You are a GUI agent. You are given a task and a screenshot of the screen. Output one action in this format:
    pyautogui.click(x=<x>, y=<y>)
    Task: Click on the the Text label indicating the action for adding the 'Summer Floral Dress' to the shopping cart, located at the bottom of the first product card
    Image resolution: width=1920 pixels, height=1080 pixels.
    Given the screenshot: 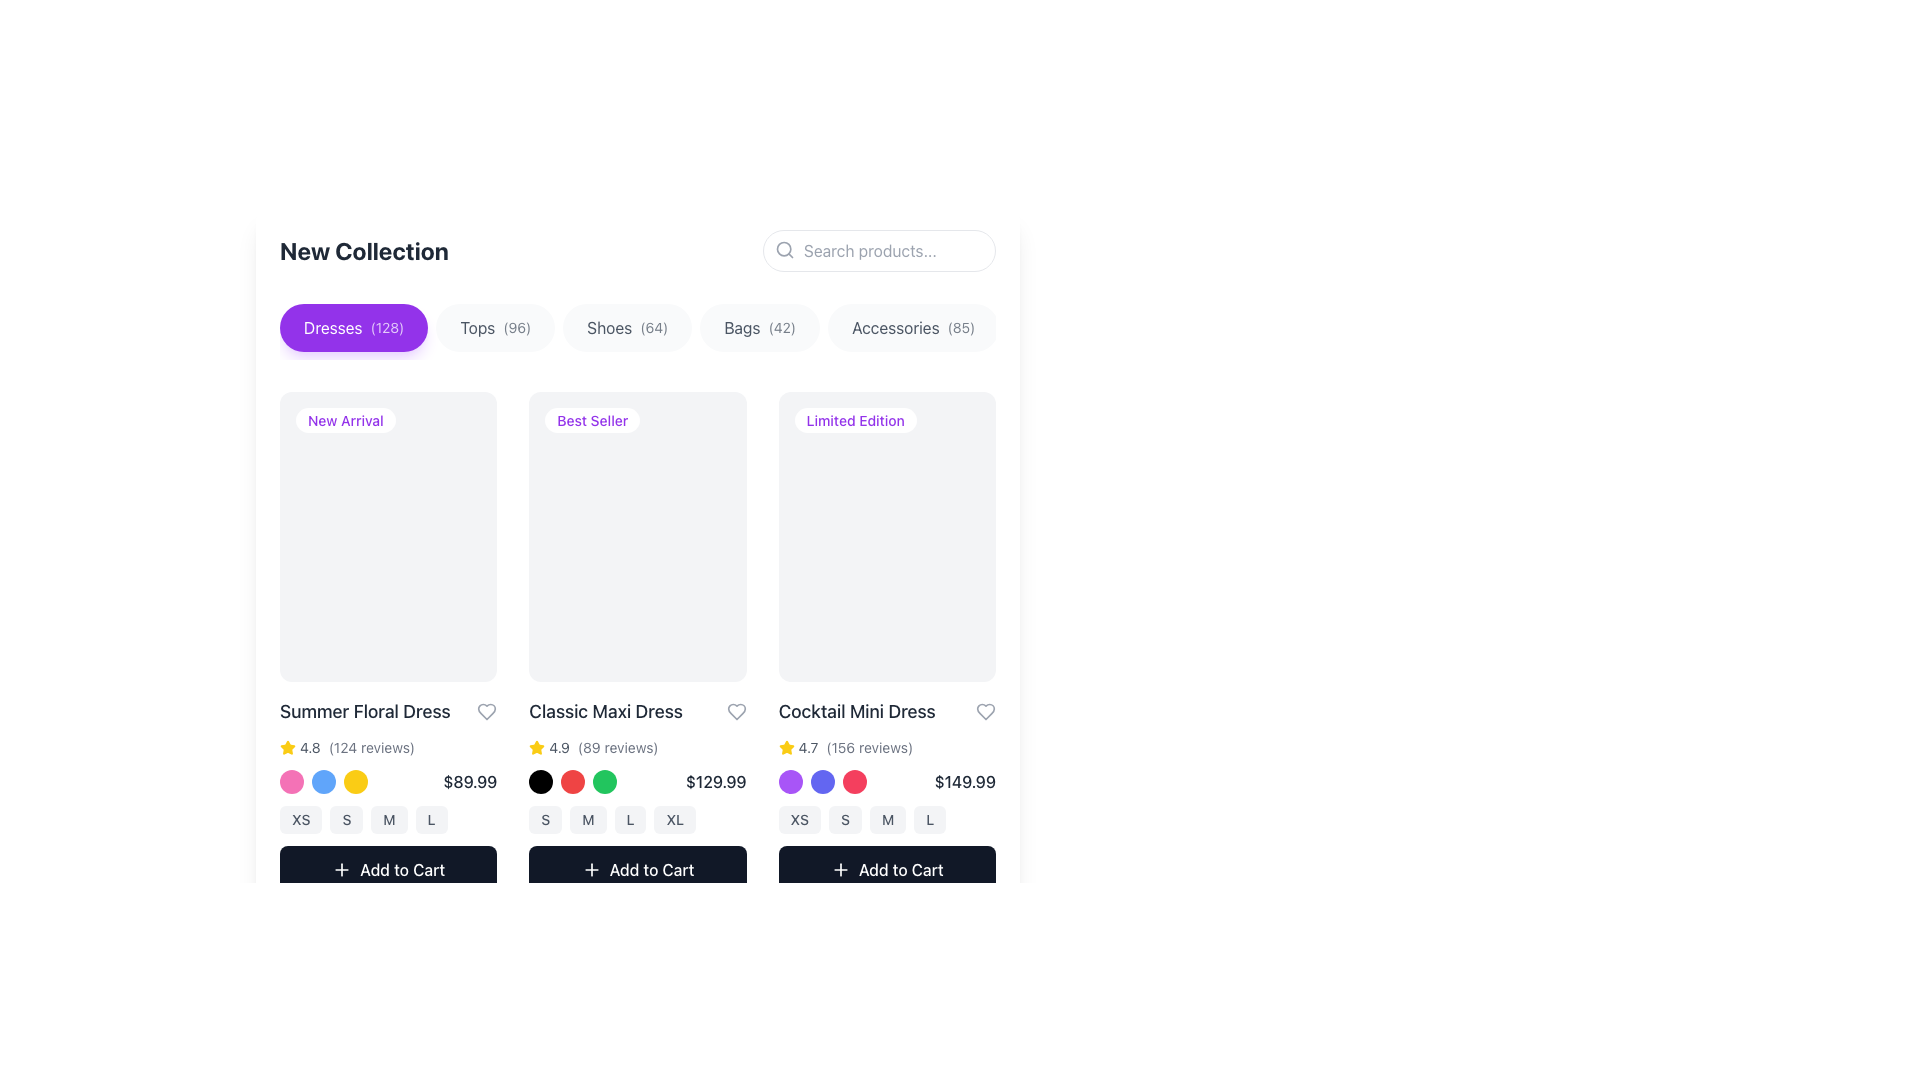 What is the action you would take?
    pyautogui.click(x=401, y=868)
    